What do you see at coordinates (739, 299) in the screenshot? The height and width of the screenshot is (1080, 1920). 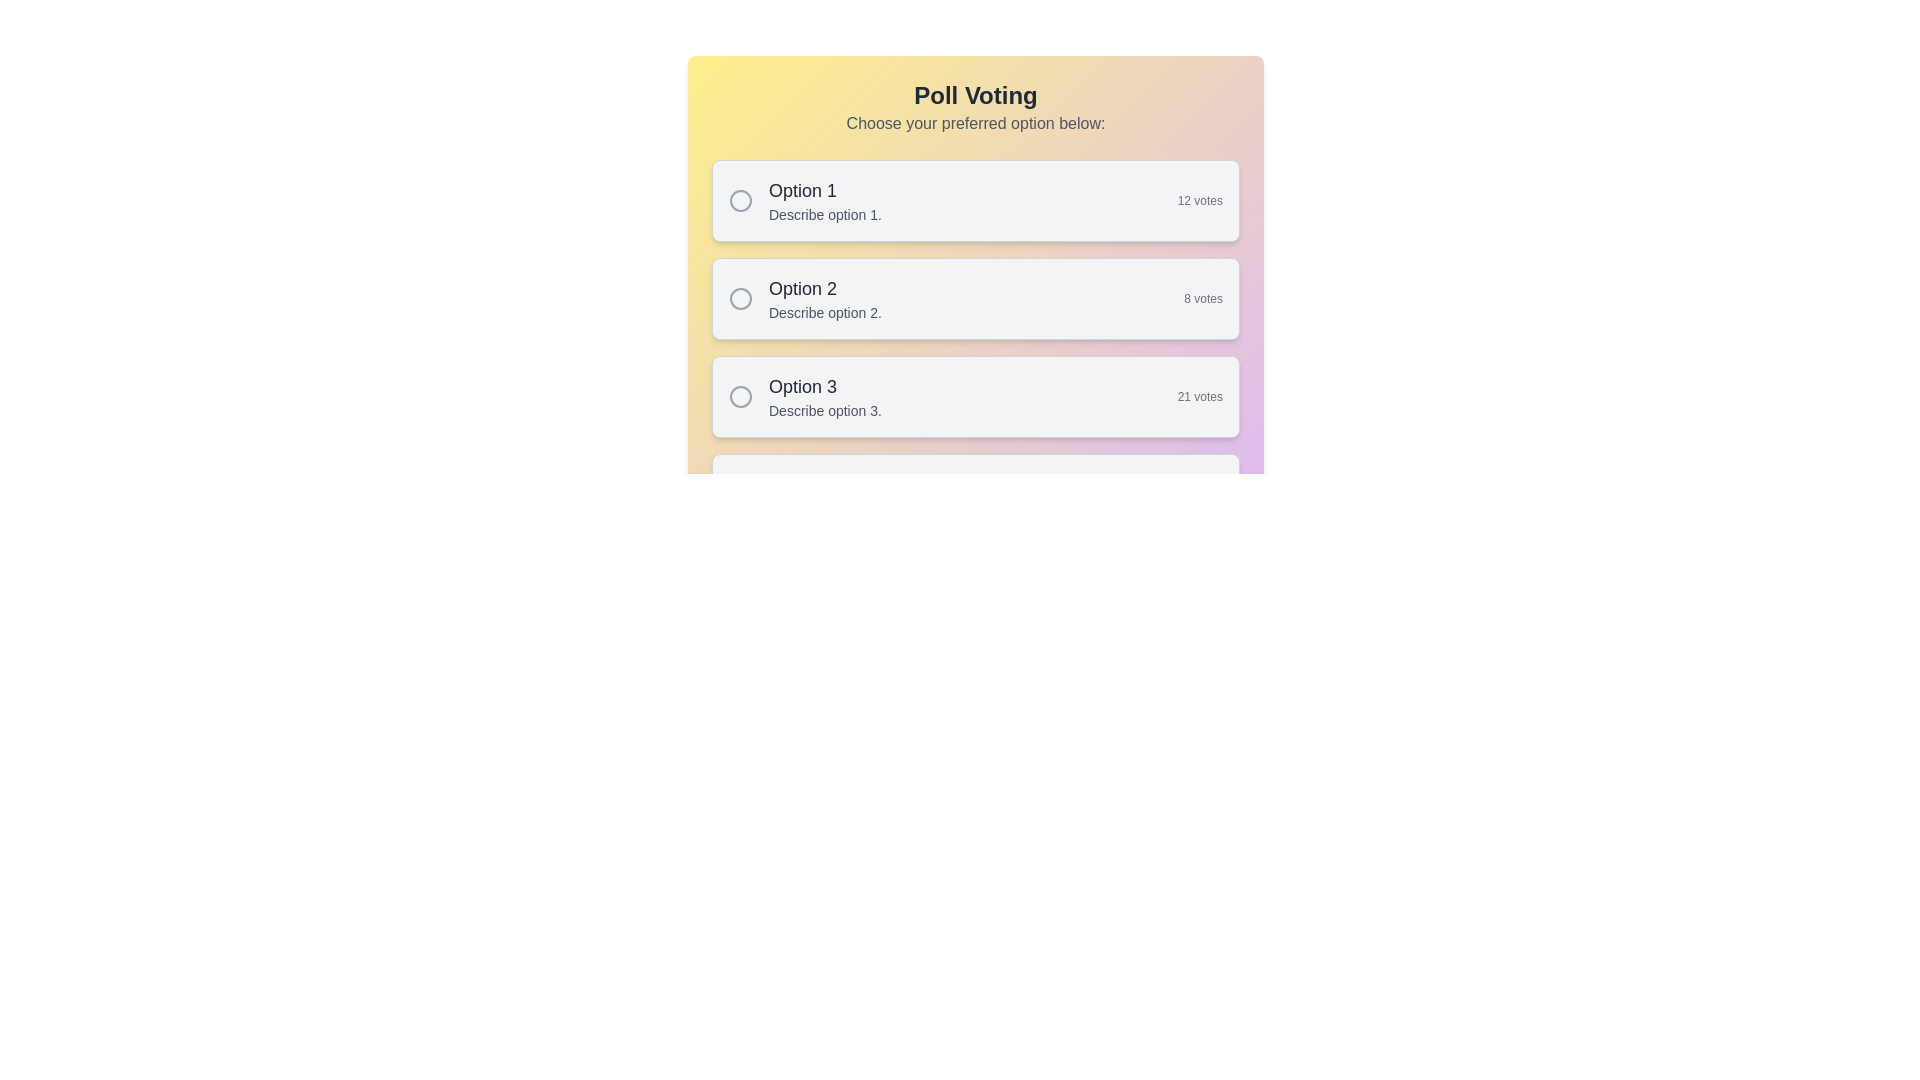 I see `the radio button labeled 'Option 2'` at bounding box center [739, 299].